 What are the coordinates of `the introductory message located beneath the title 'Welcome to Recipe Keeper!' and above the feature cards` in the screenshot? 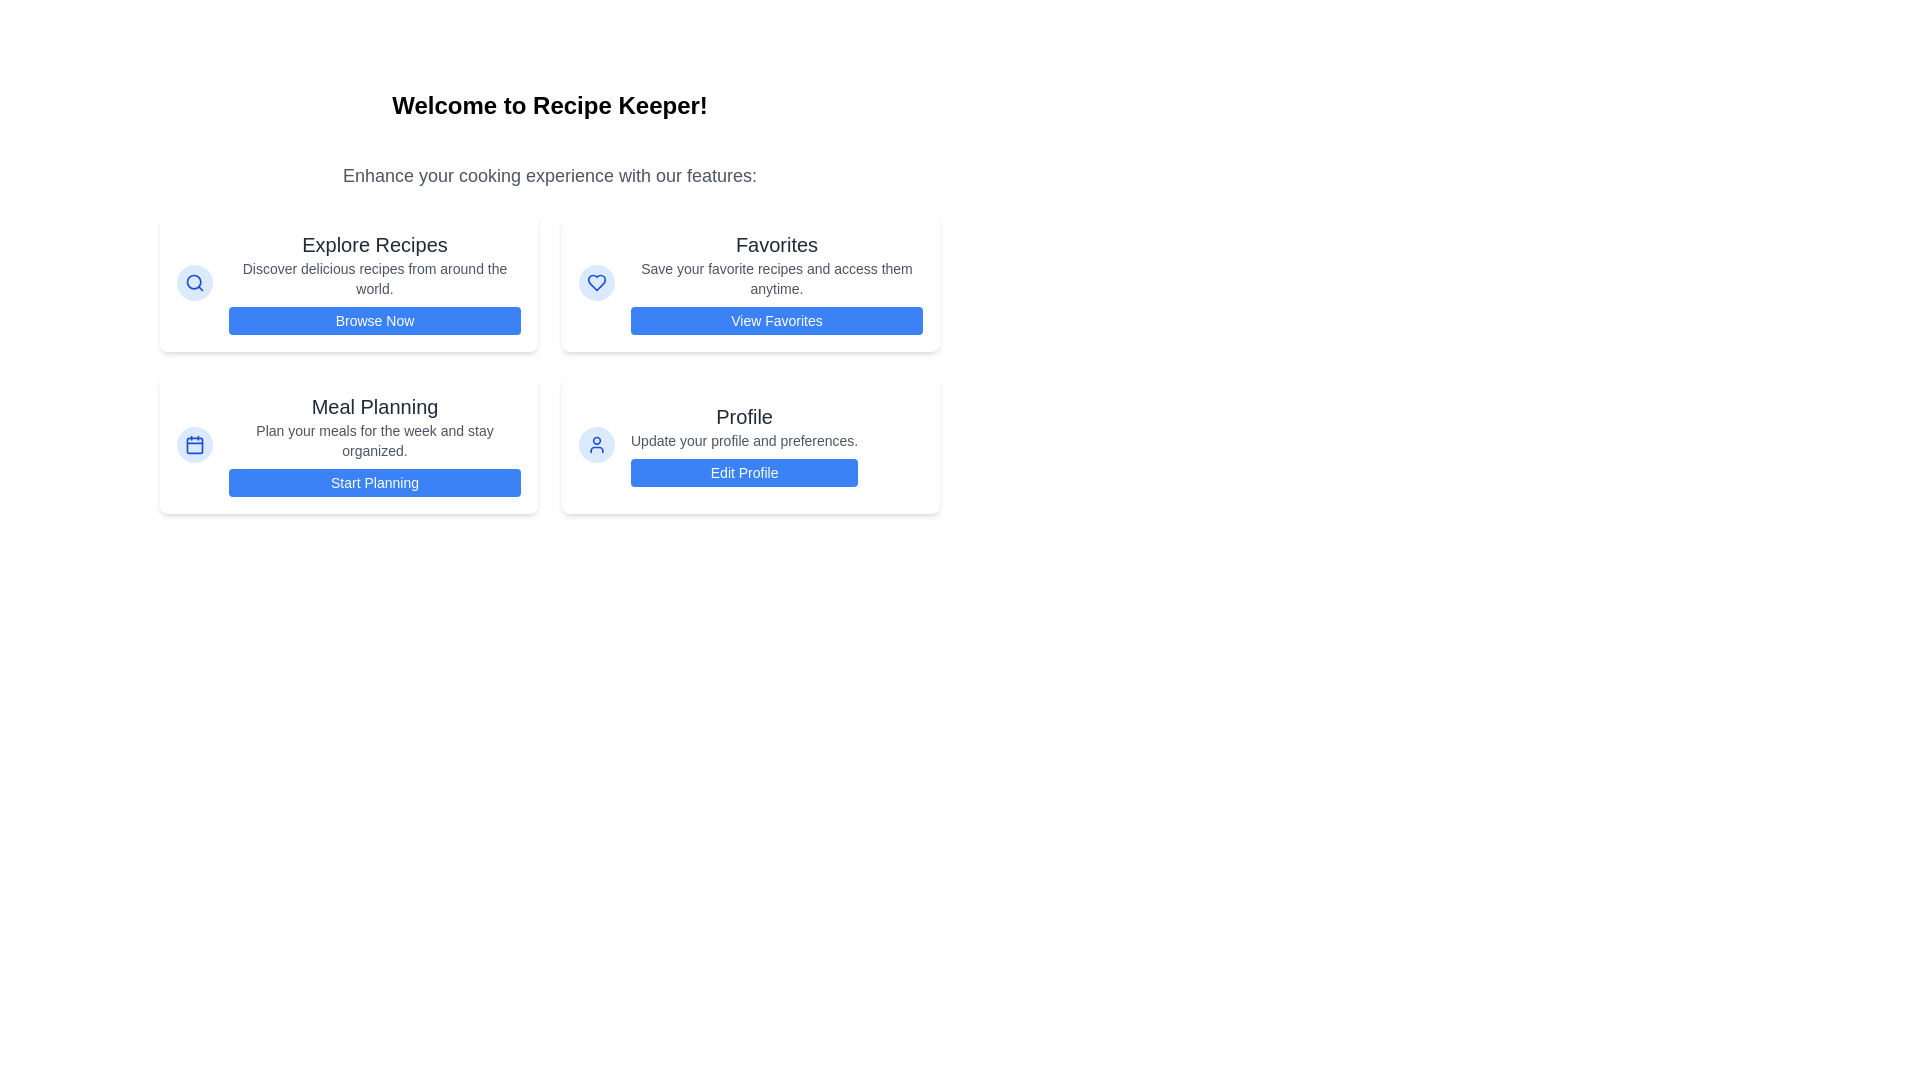 It's located at (550, 175).